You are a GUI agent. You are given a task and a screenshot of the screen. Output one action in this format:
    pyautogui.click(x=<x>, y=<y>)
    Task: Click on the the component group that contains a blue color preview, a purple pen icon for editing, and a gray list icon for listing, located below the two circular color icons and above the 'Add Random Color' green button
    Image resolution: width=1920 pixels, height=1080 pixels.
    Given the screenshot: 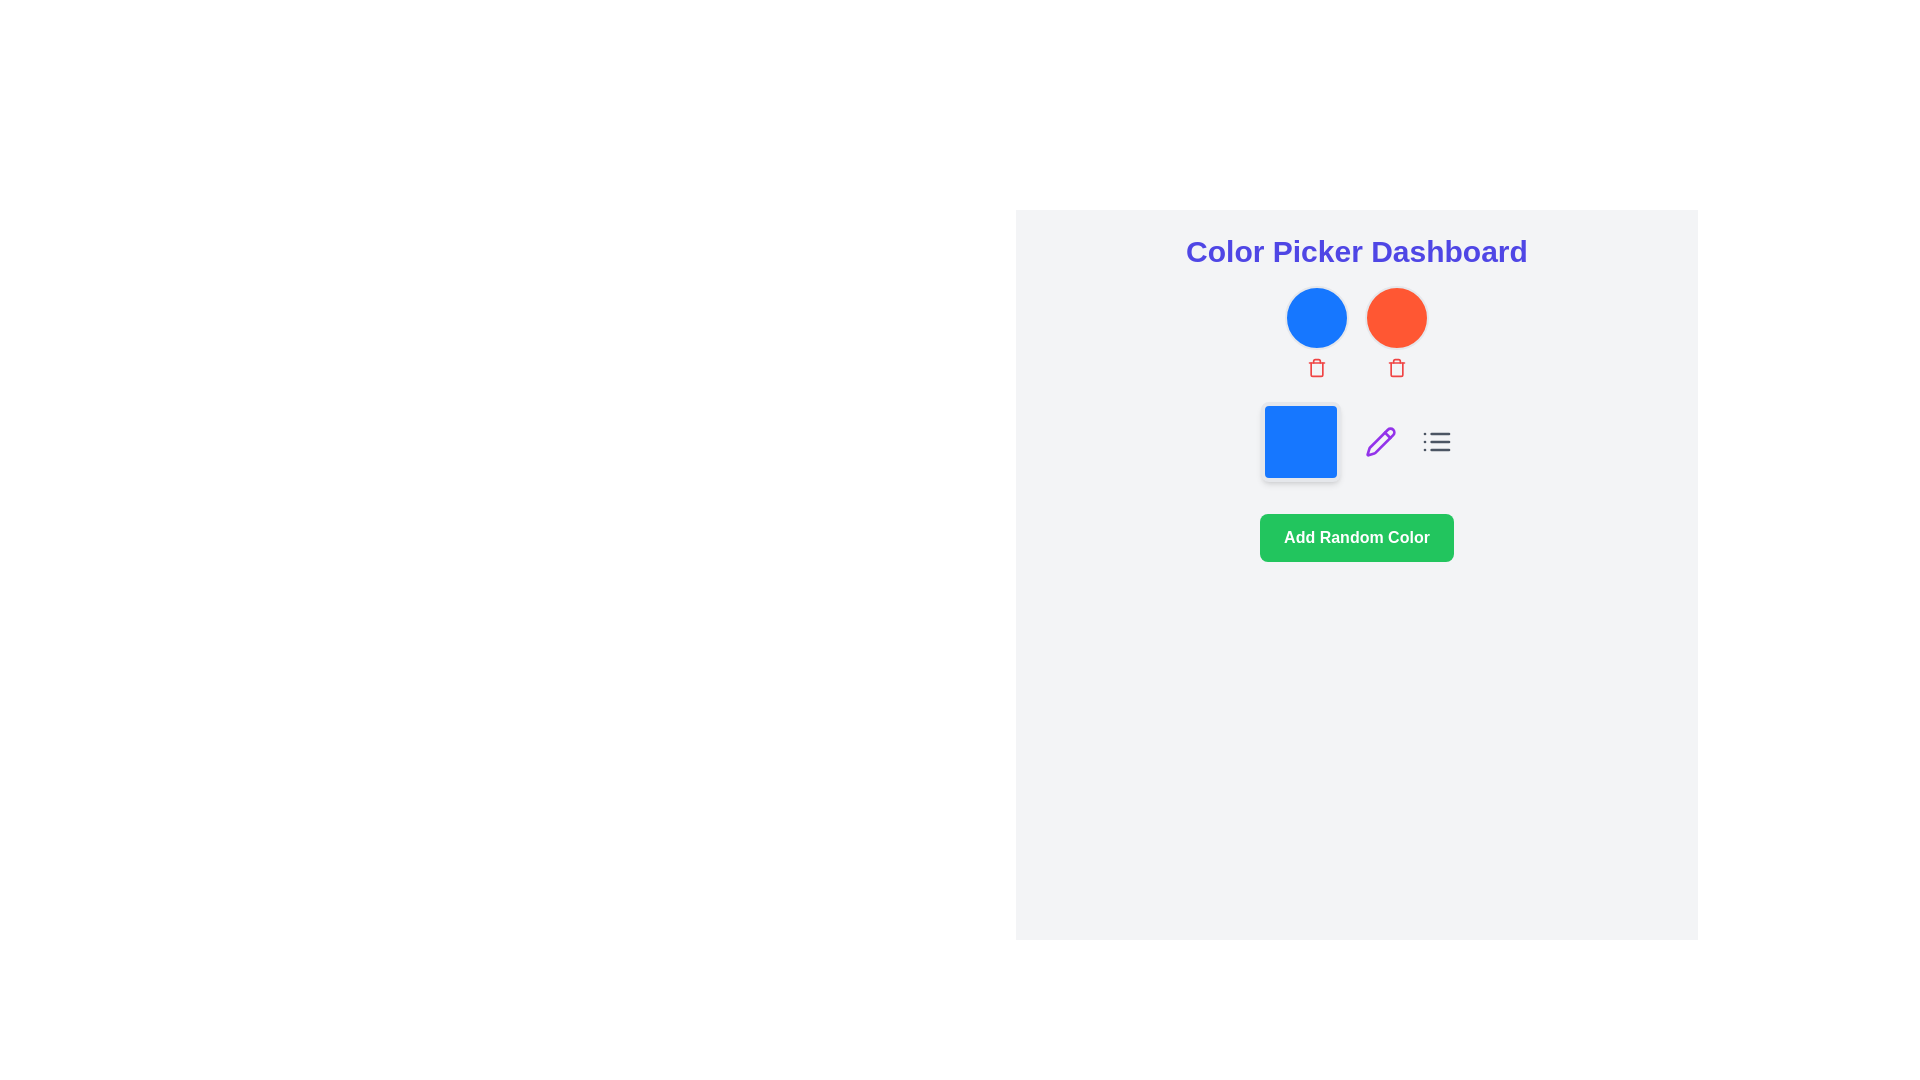 What is the action you would take?
    pyautogui.click(x=1357, y=441)
    